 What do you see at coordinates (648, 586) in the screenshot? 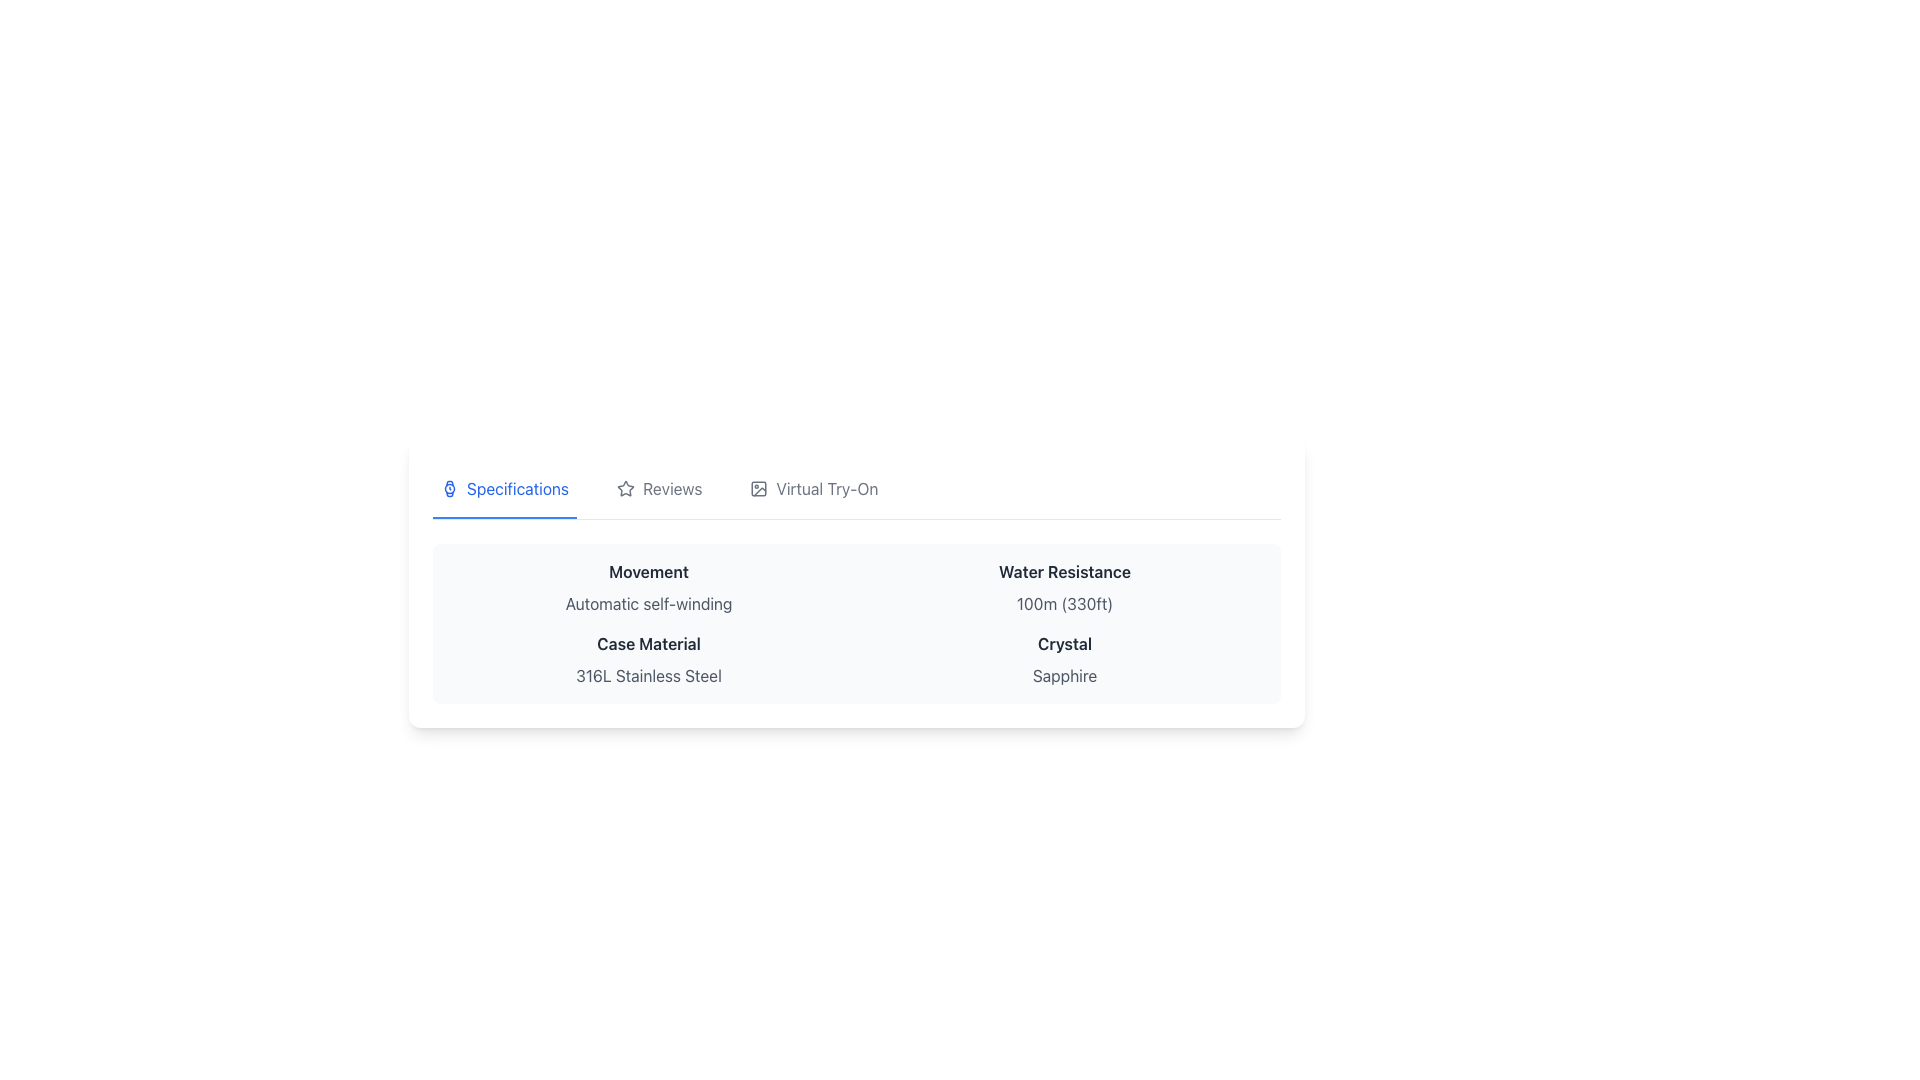
I see `informational text block that describes the product's movement type as 'Automatic self-winding', located in the top-left corner of a light gray rectangular section with rounded edges` at bounding box center [648, 586].